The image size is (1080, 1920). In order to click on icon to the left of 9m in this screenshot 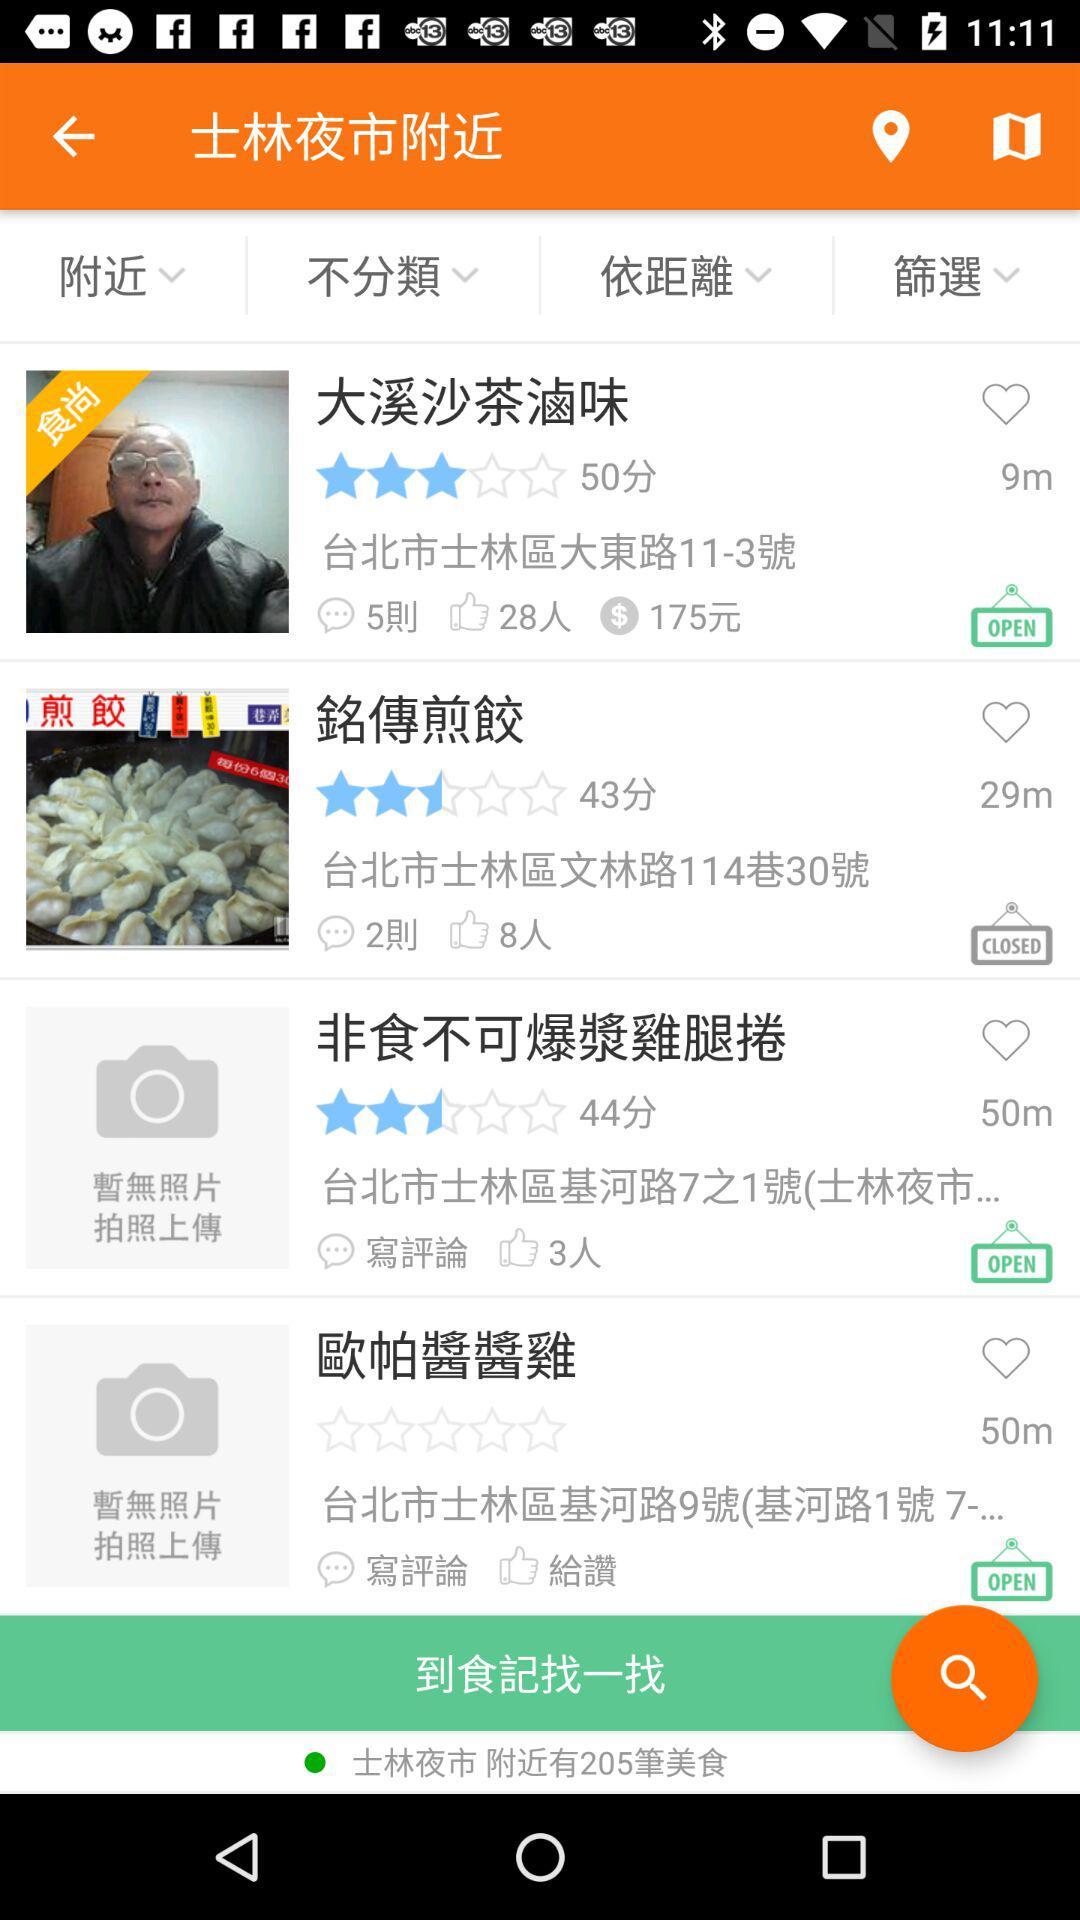, I will do `click(617, 474)`.